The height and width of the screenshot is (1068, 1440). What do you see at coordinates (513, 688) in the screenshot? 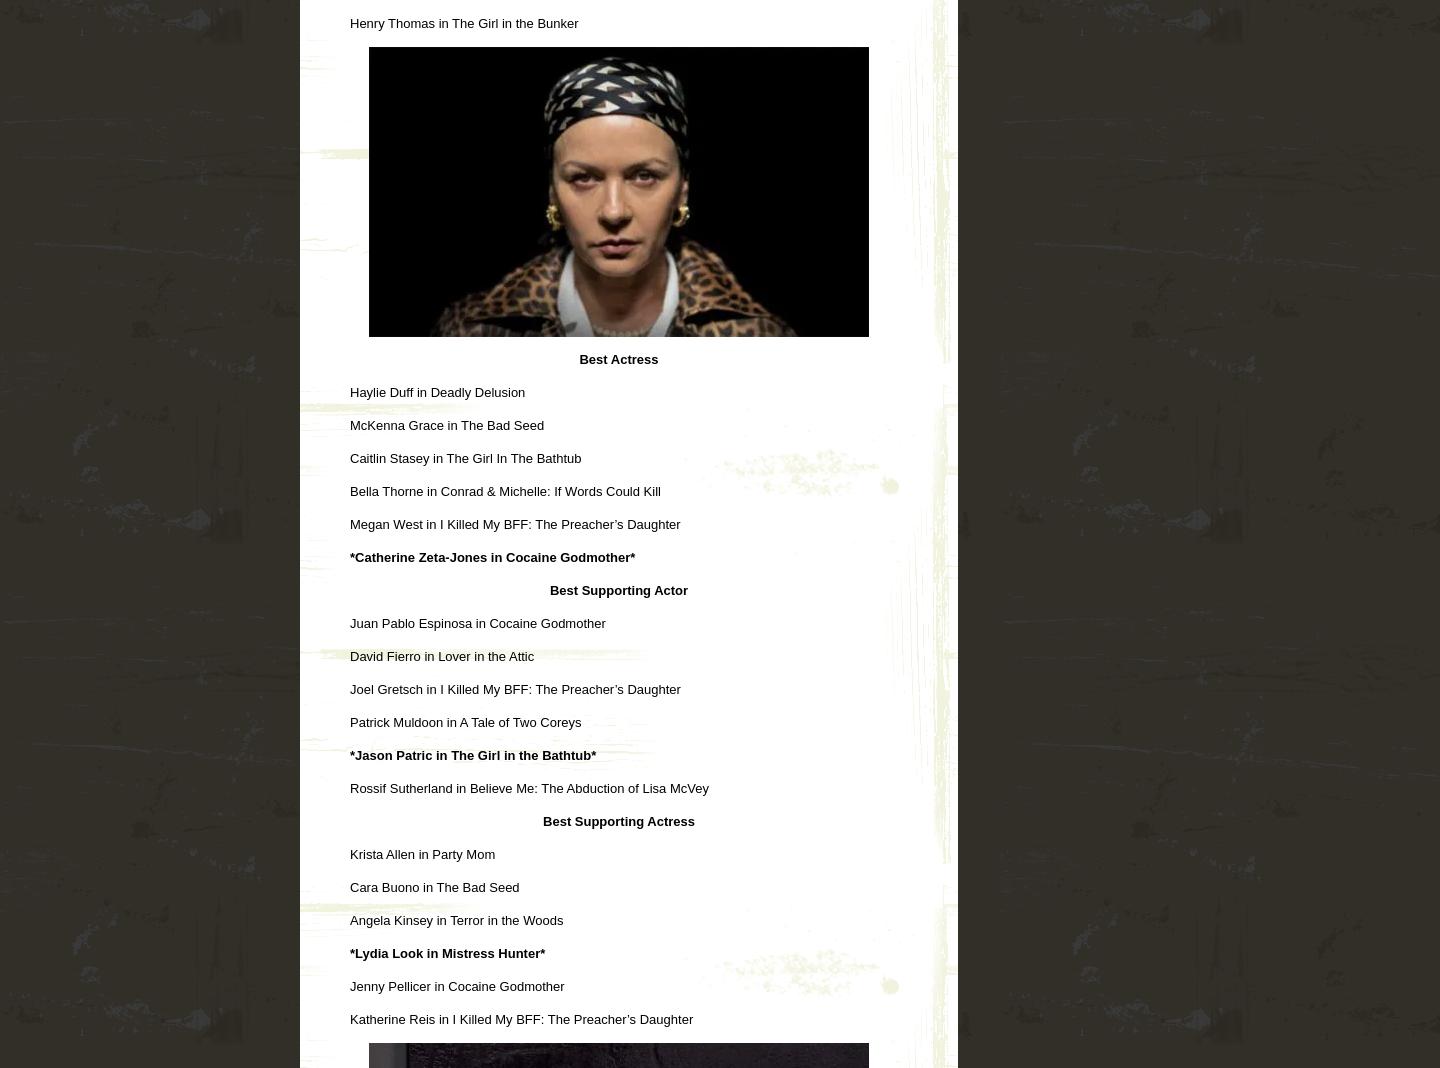
I see `'Joel Gretsch in I Killed My BFF: The Preacher’s Daughter'` at bounding box center [513, 688].